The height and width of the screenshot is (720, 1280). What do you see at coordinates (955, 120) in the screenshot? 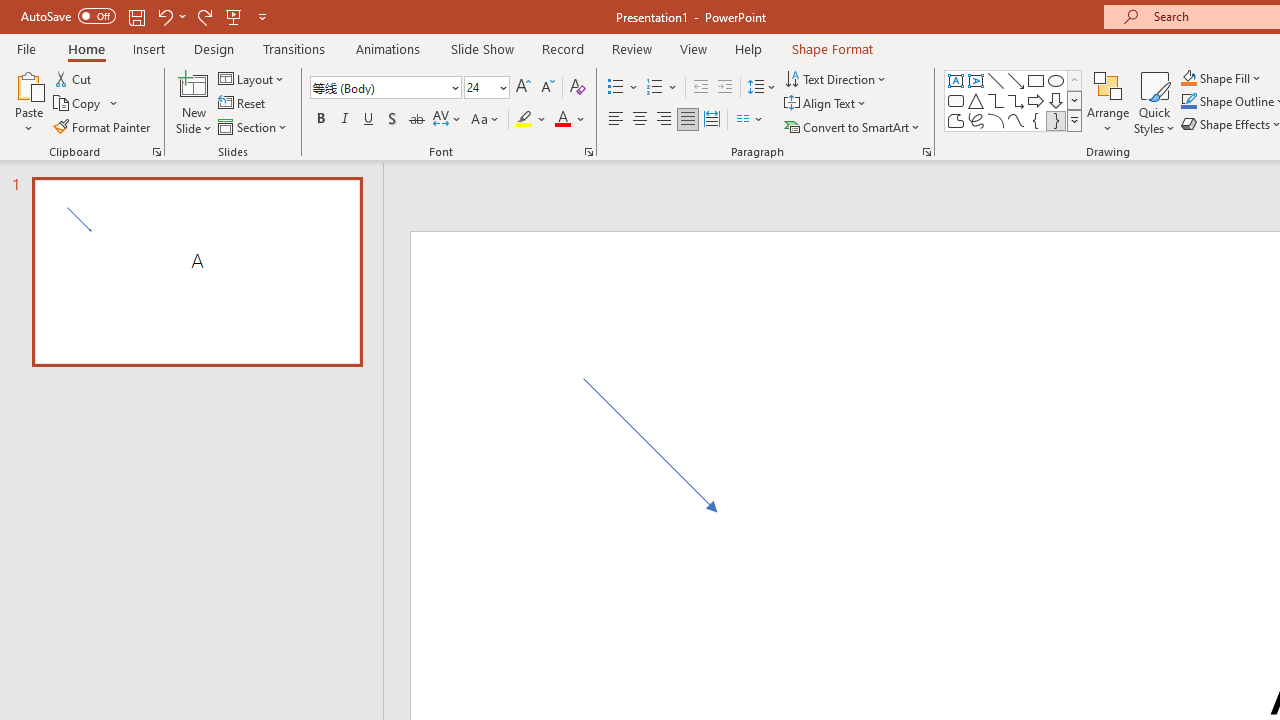
I see `'Freeform: Shape'` at bounding box center [955, 120].